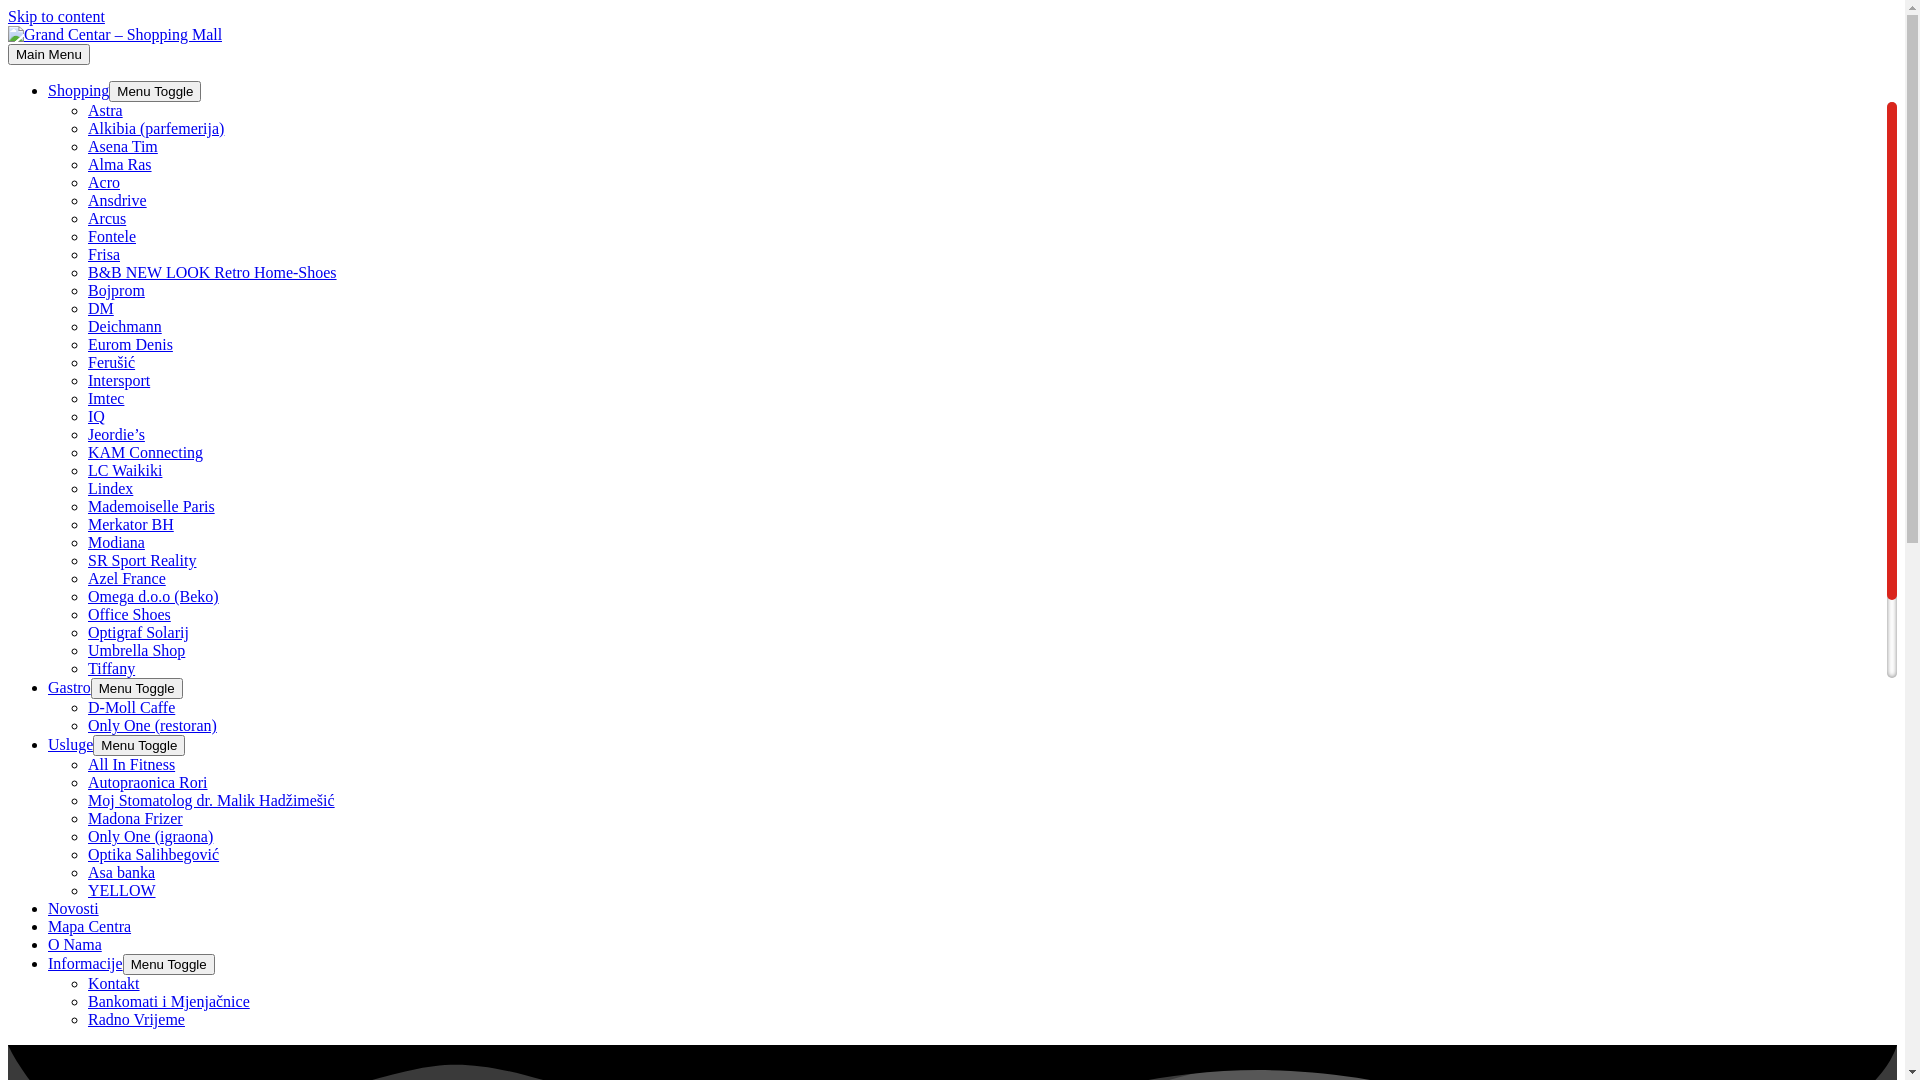 The image size is (1920, 1080). What do you see at coordinates (123, 470) in the screenshot?
I see `'LC Waikiki'` at bounding box center [123, 470].